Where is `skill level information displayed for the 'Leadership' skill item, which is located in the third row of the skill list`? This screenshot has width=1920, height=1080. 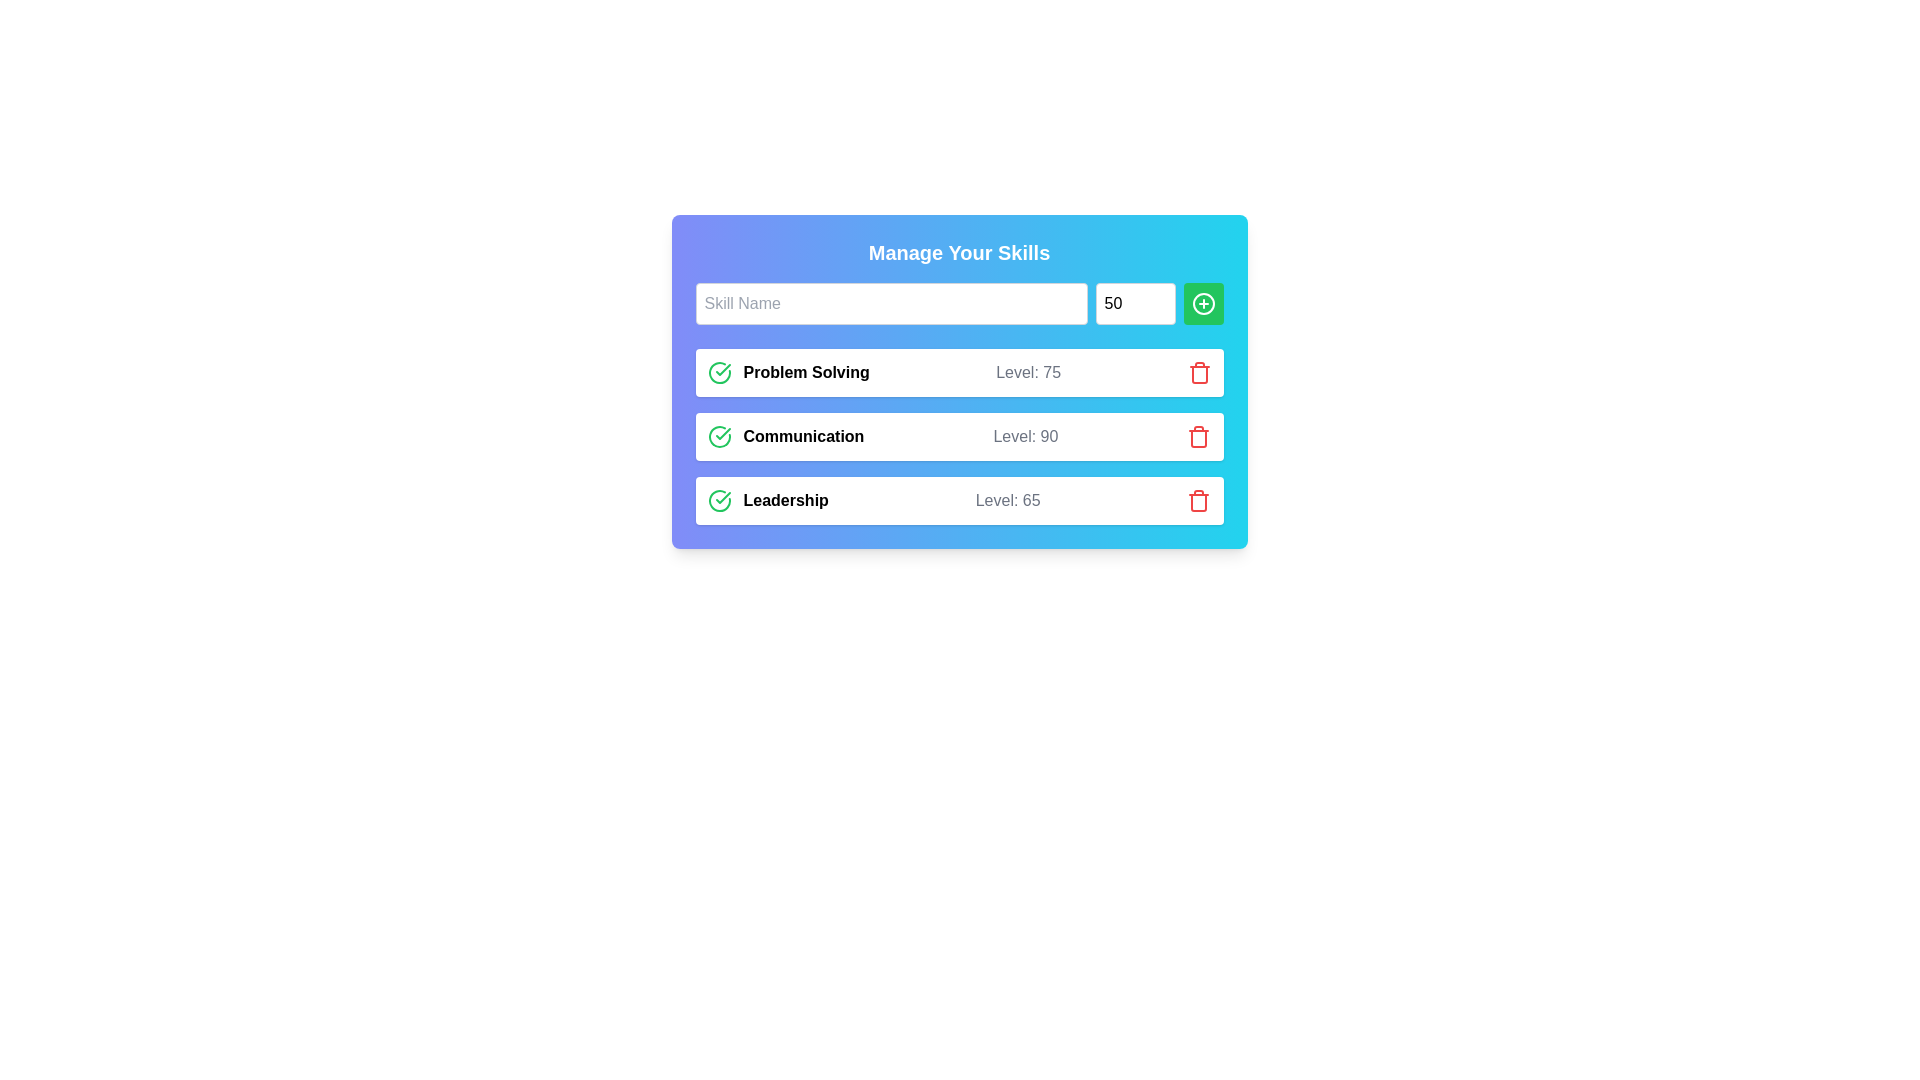
skill level information displayed for the 'Leadership' skill item, which is located in the third row of the skill list is located at coordinates (958, 500).